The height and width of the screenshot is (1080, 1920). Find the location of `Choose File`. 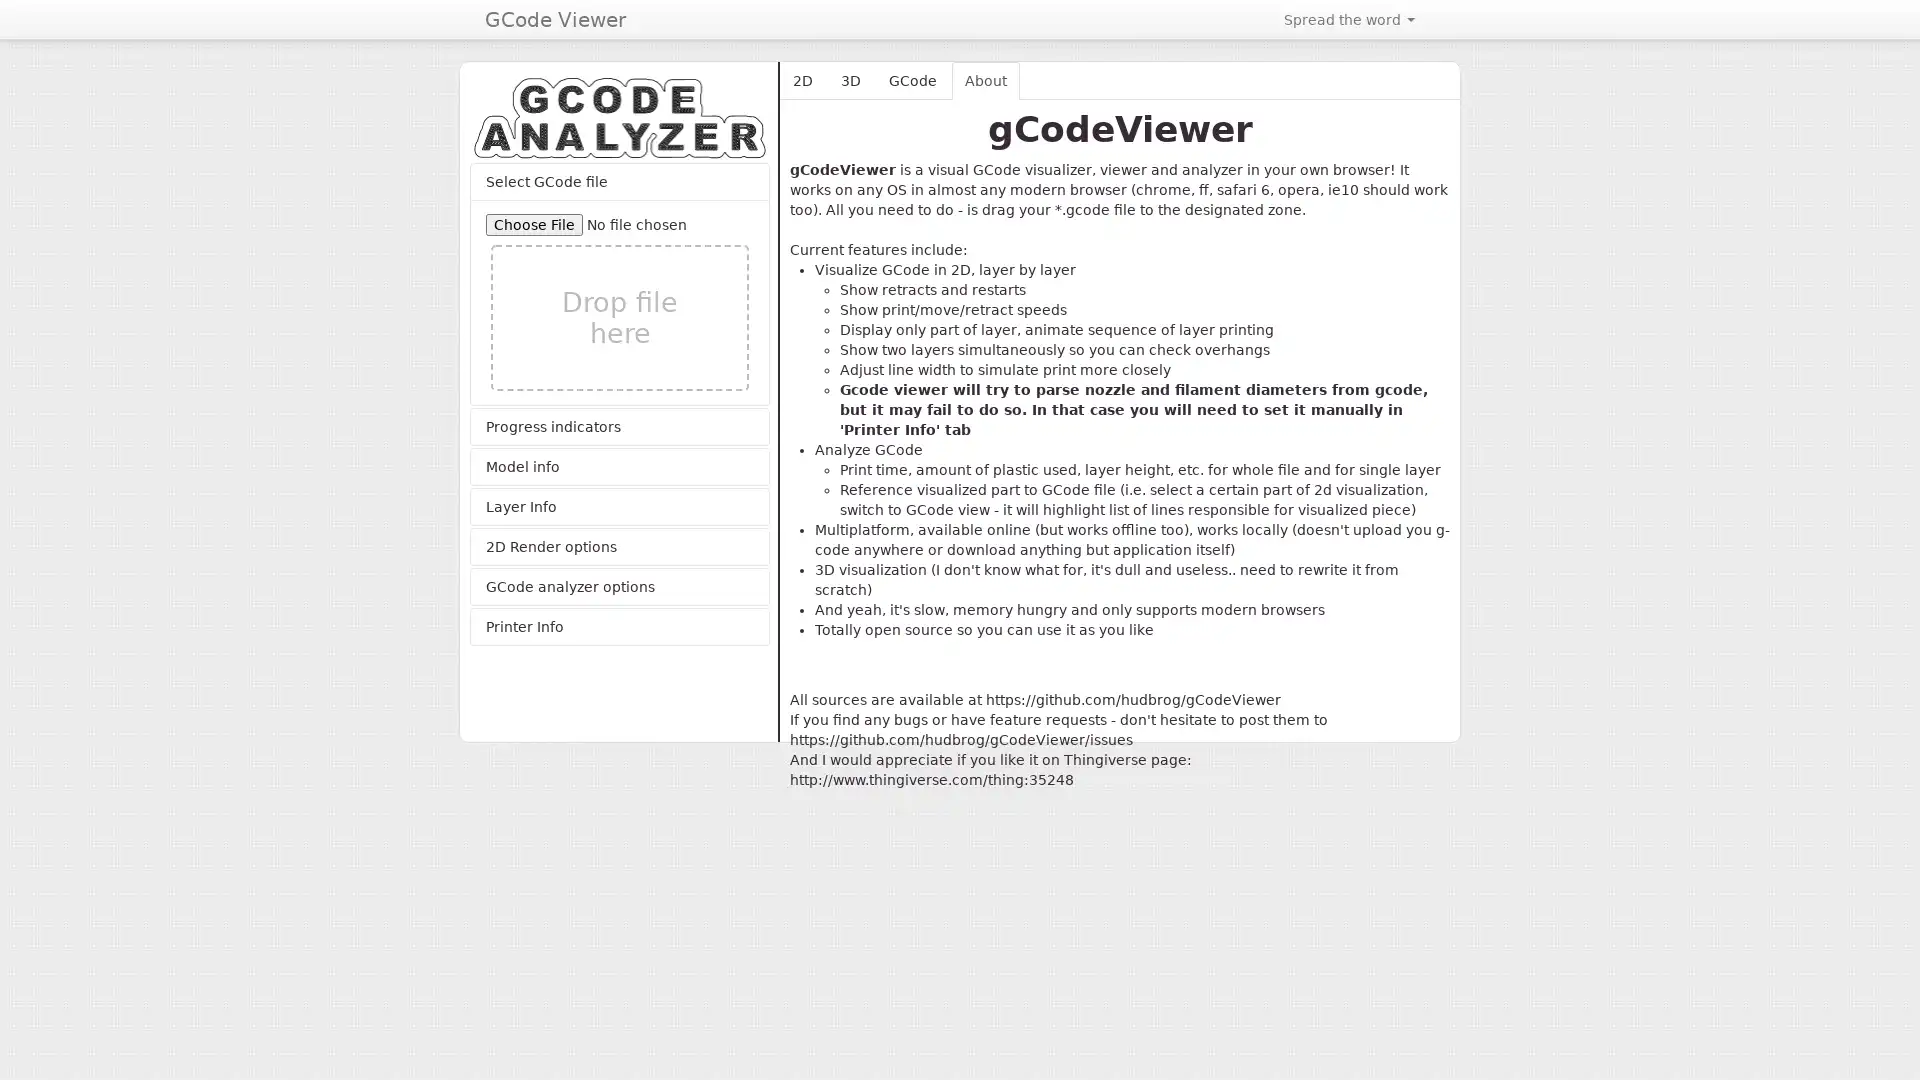

Choose File is located at coordinates (534, 223).